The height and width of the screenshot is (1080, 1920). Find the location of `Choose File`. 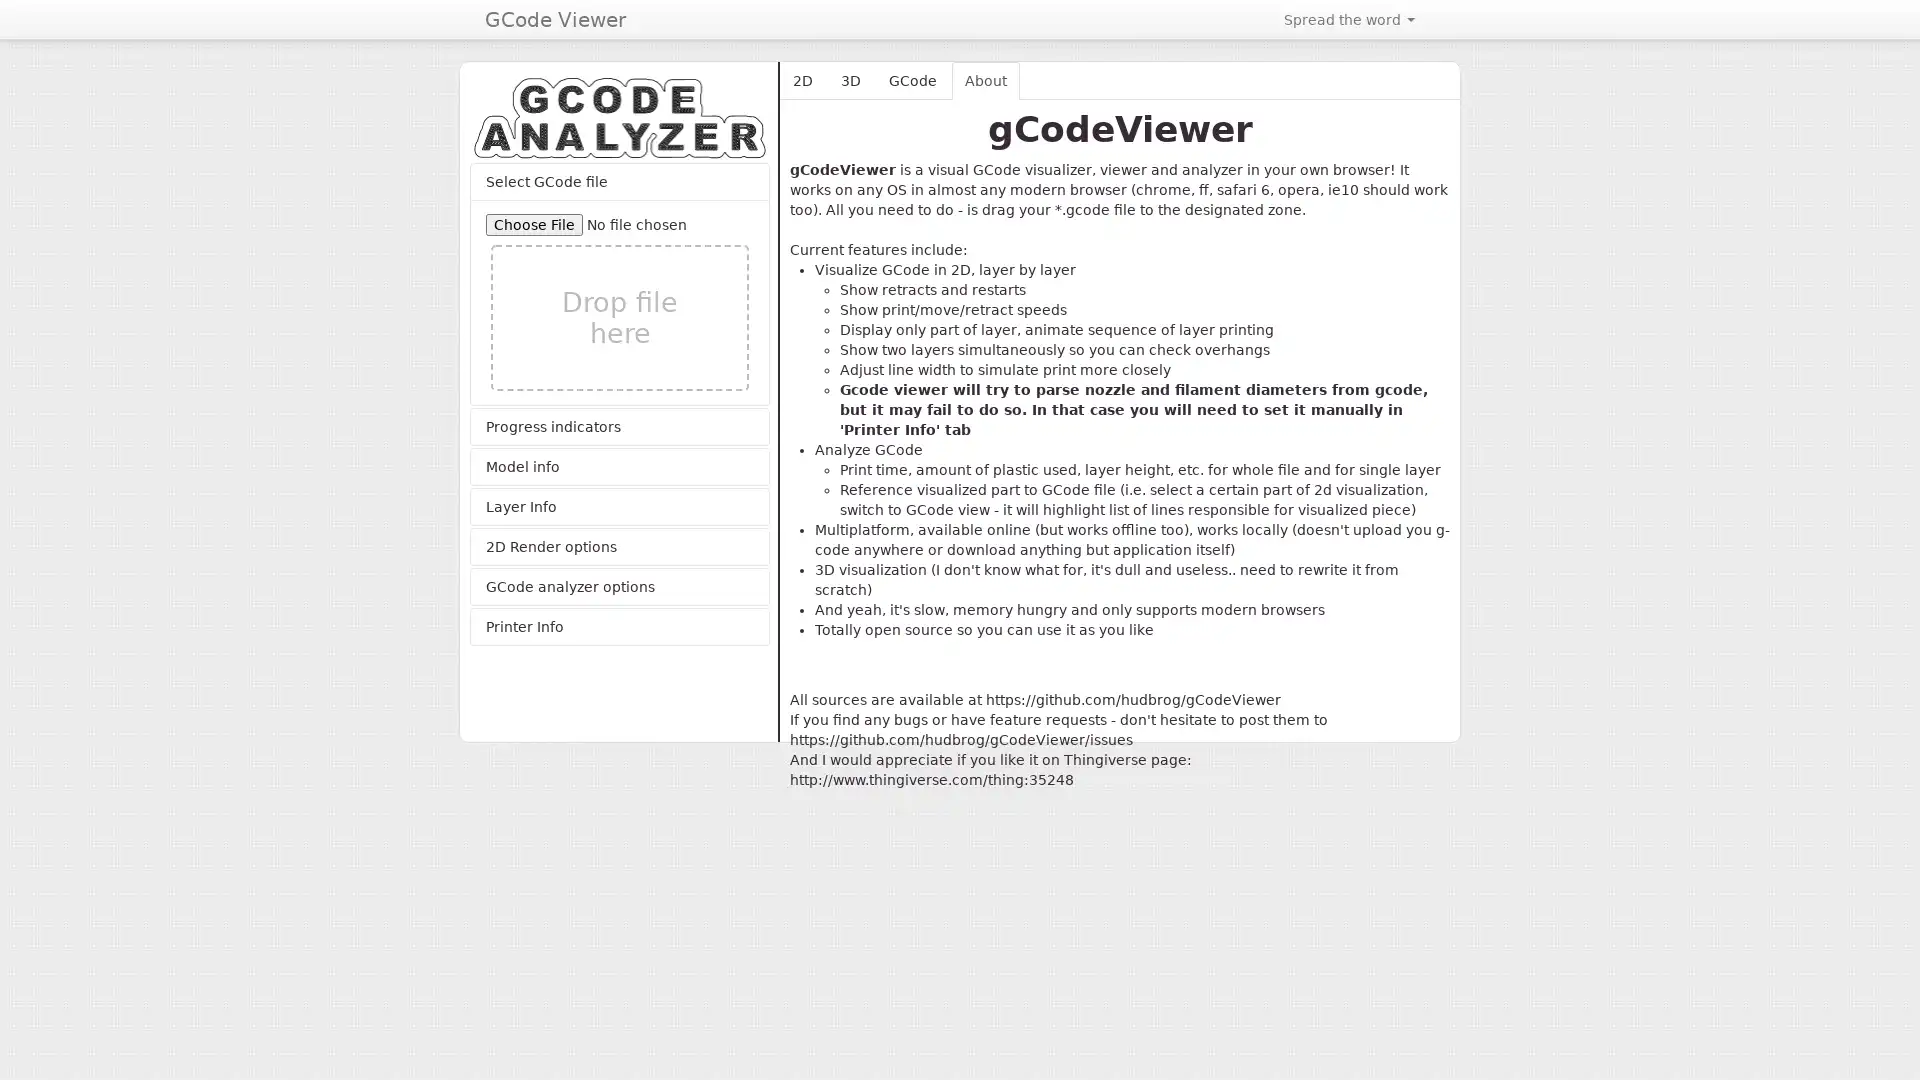

Choose File is located at coordinates (534, 223).